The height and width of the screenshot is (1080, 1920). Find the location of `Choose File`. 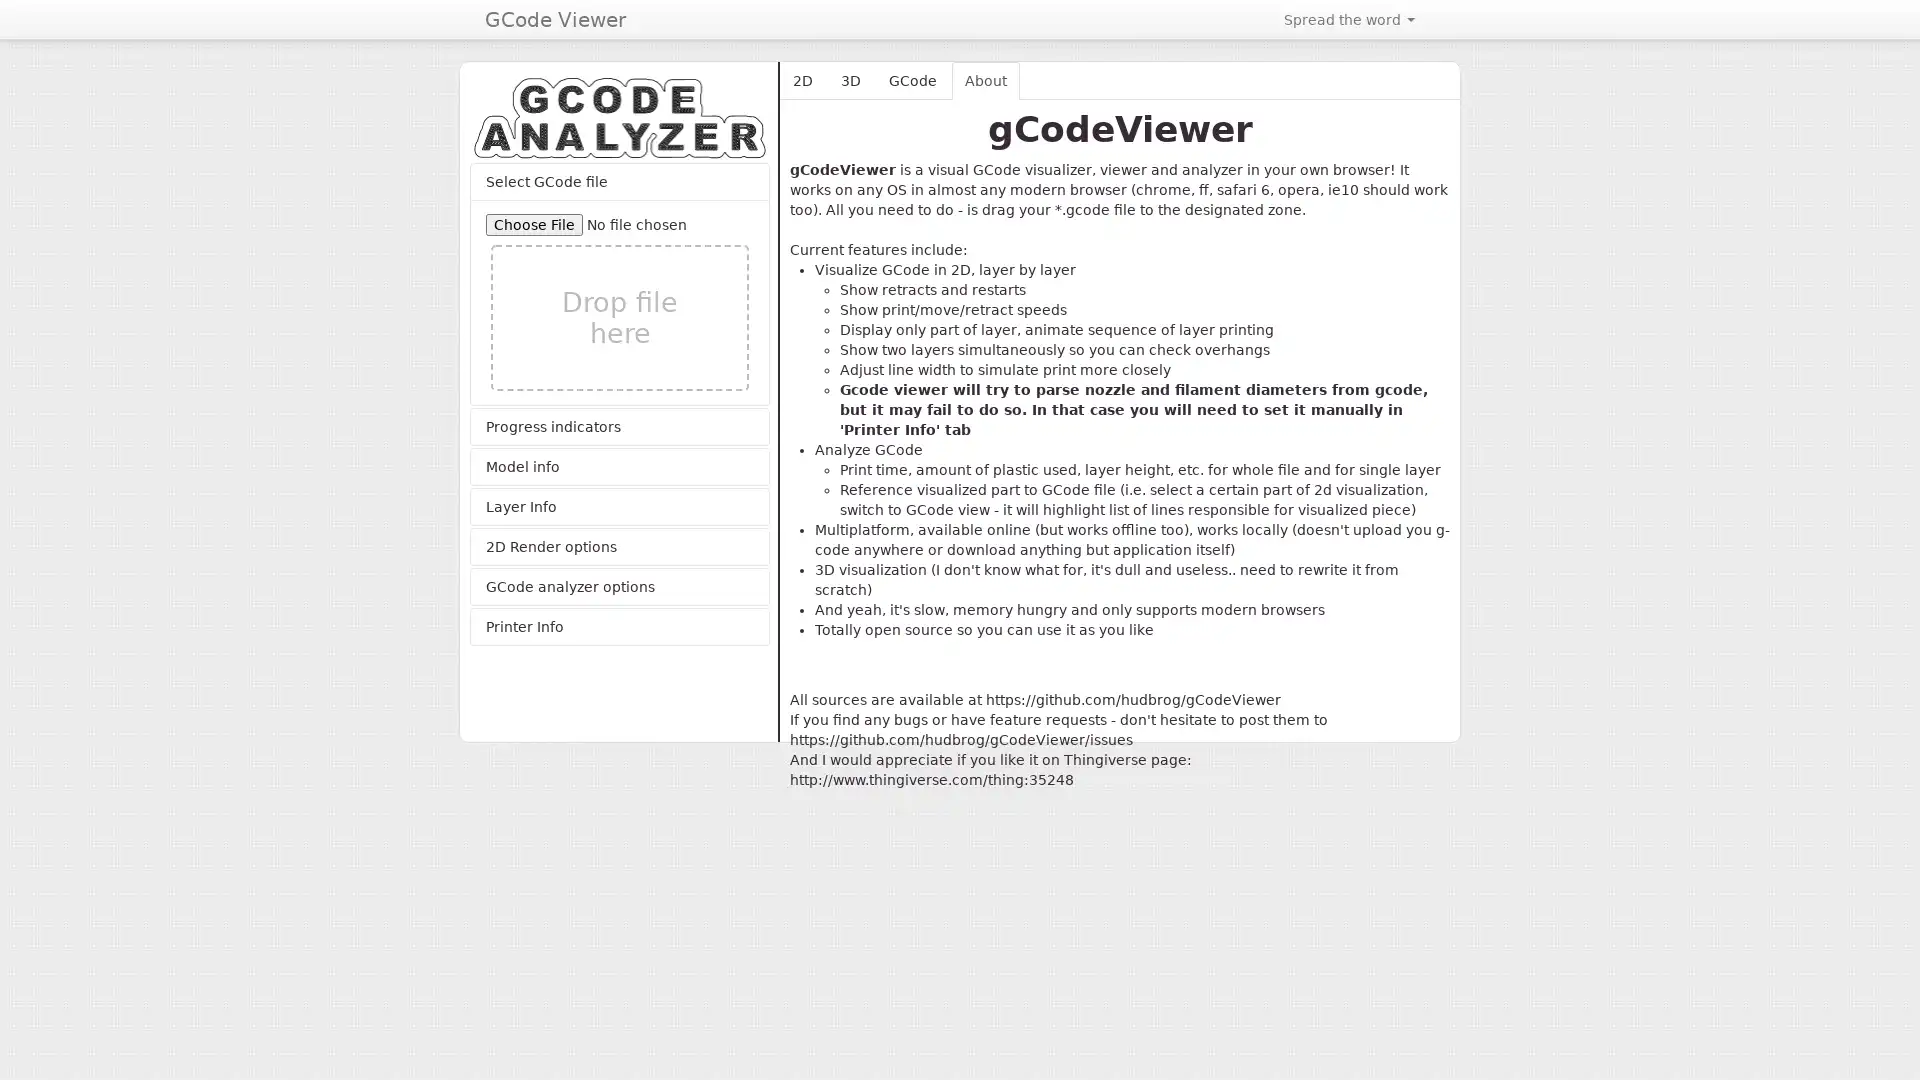

Choose File is located at coordinates (534, 223).